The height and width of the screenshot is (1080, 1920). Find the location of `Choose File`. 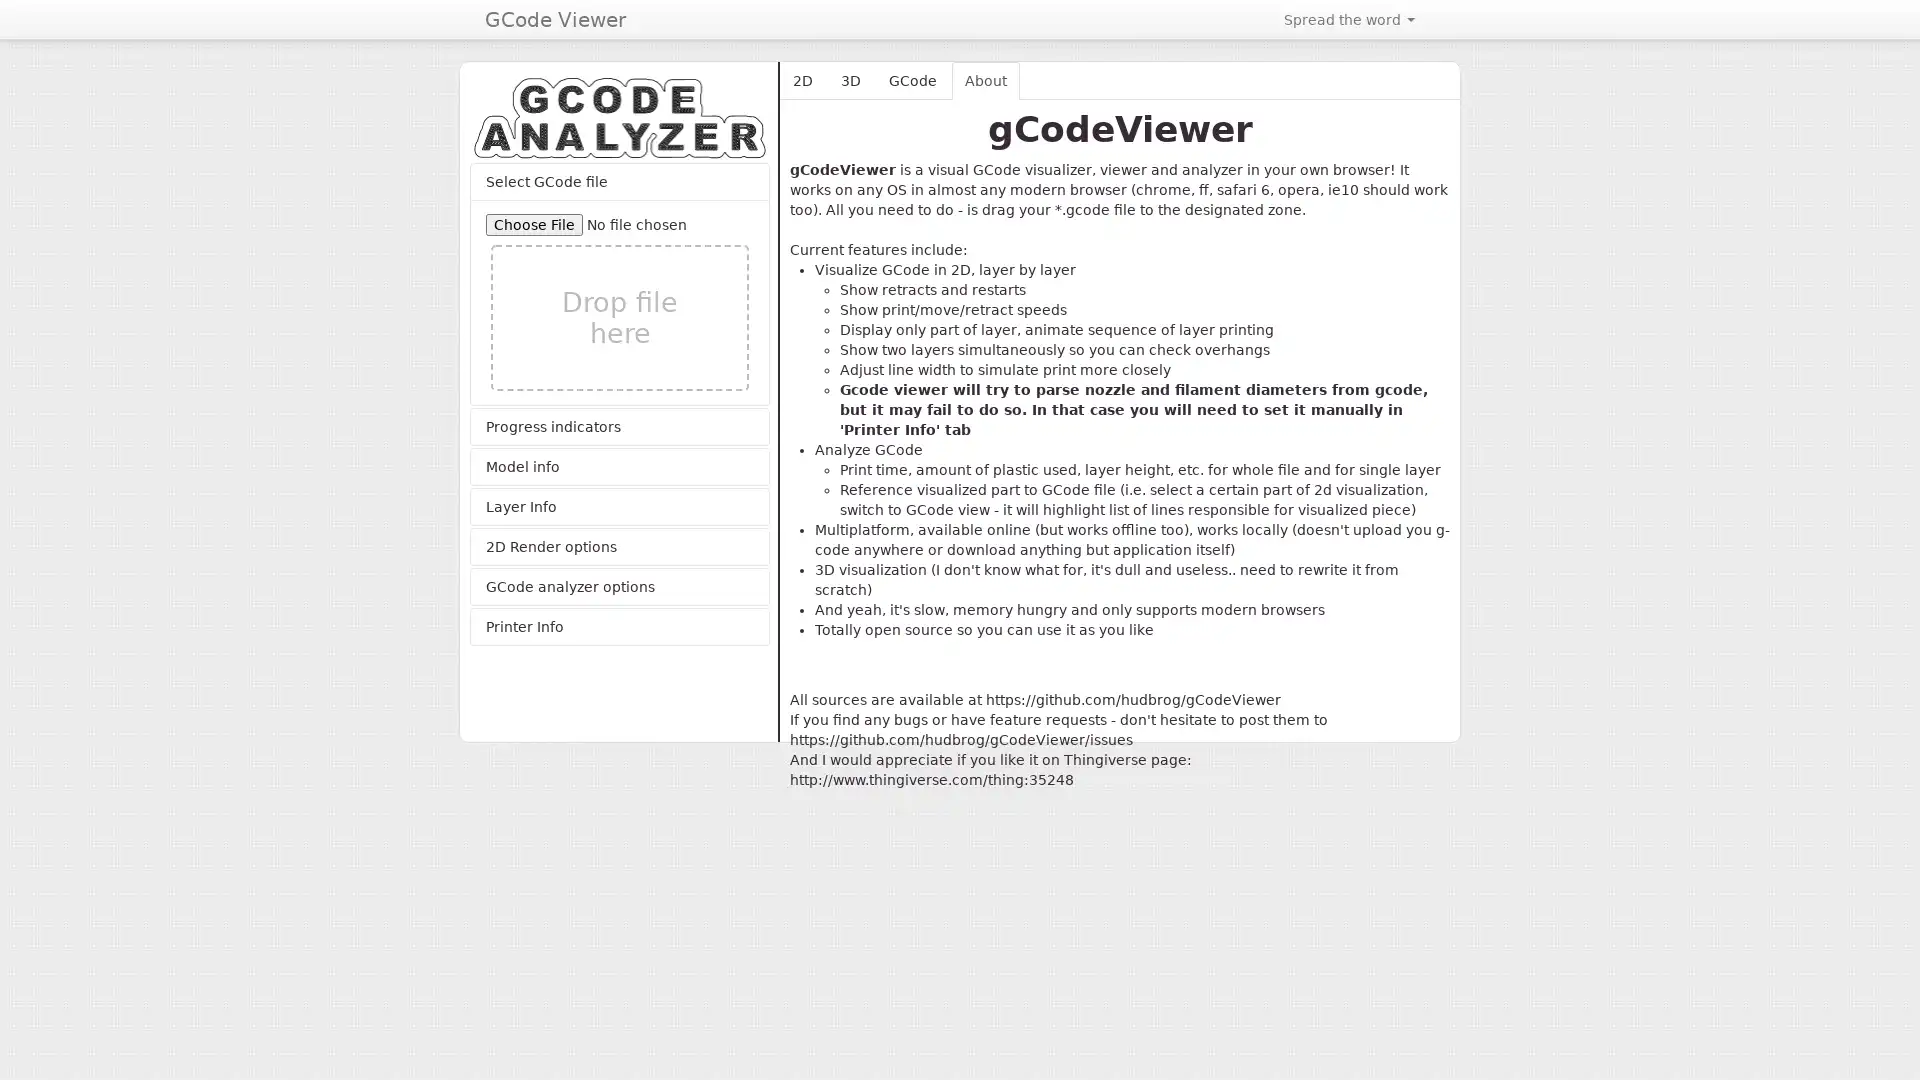

Choose File is located at coordinates (534, 223).